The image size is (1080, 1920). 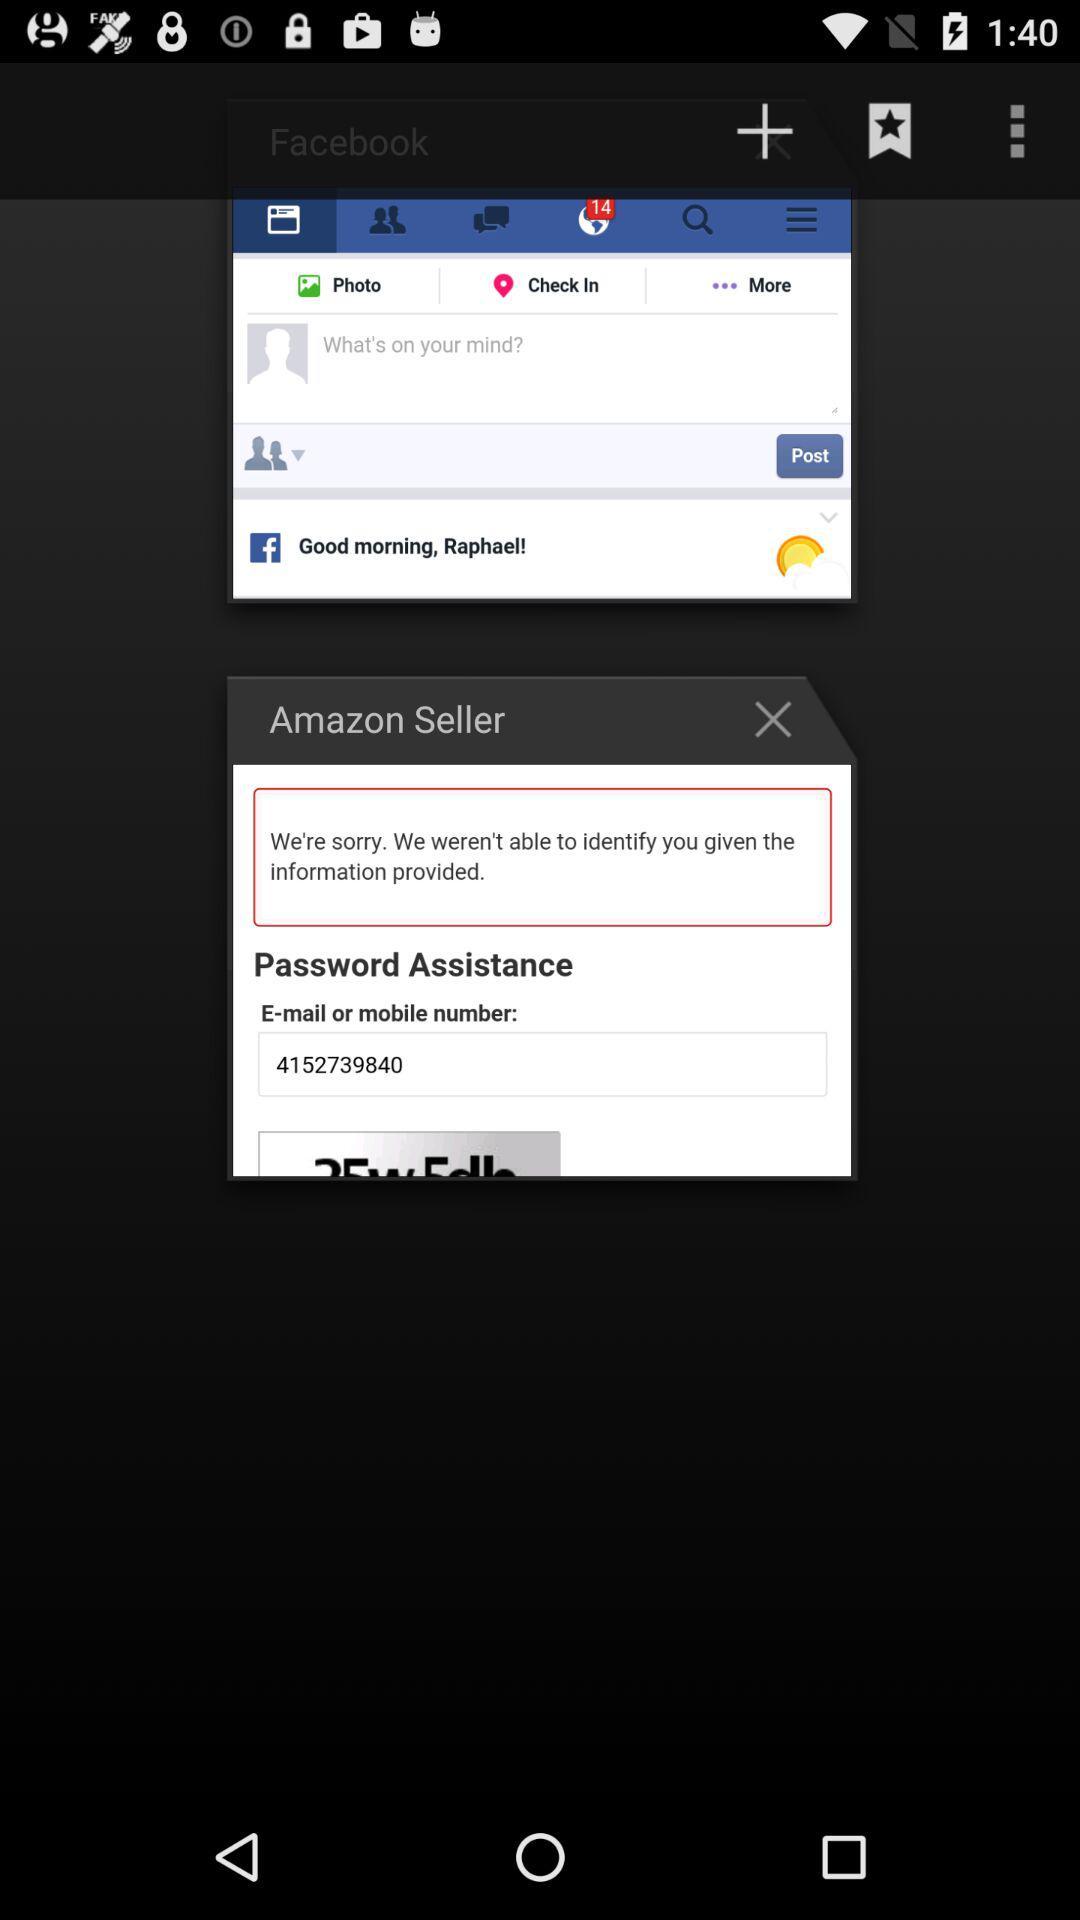 What do you see at coordinates (782, 767) in the screenshot?
I see `the close icon` at bounding box center [782, 767].